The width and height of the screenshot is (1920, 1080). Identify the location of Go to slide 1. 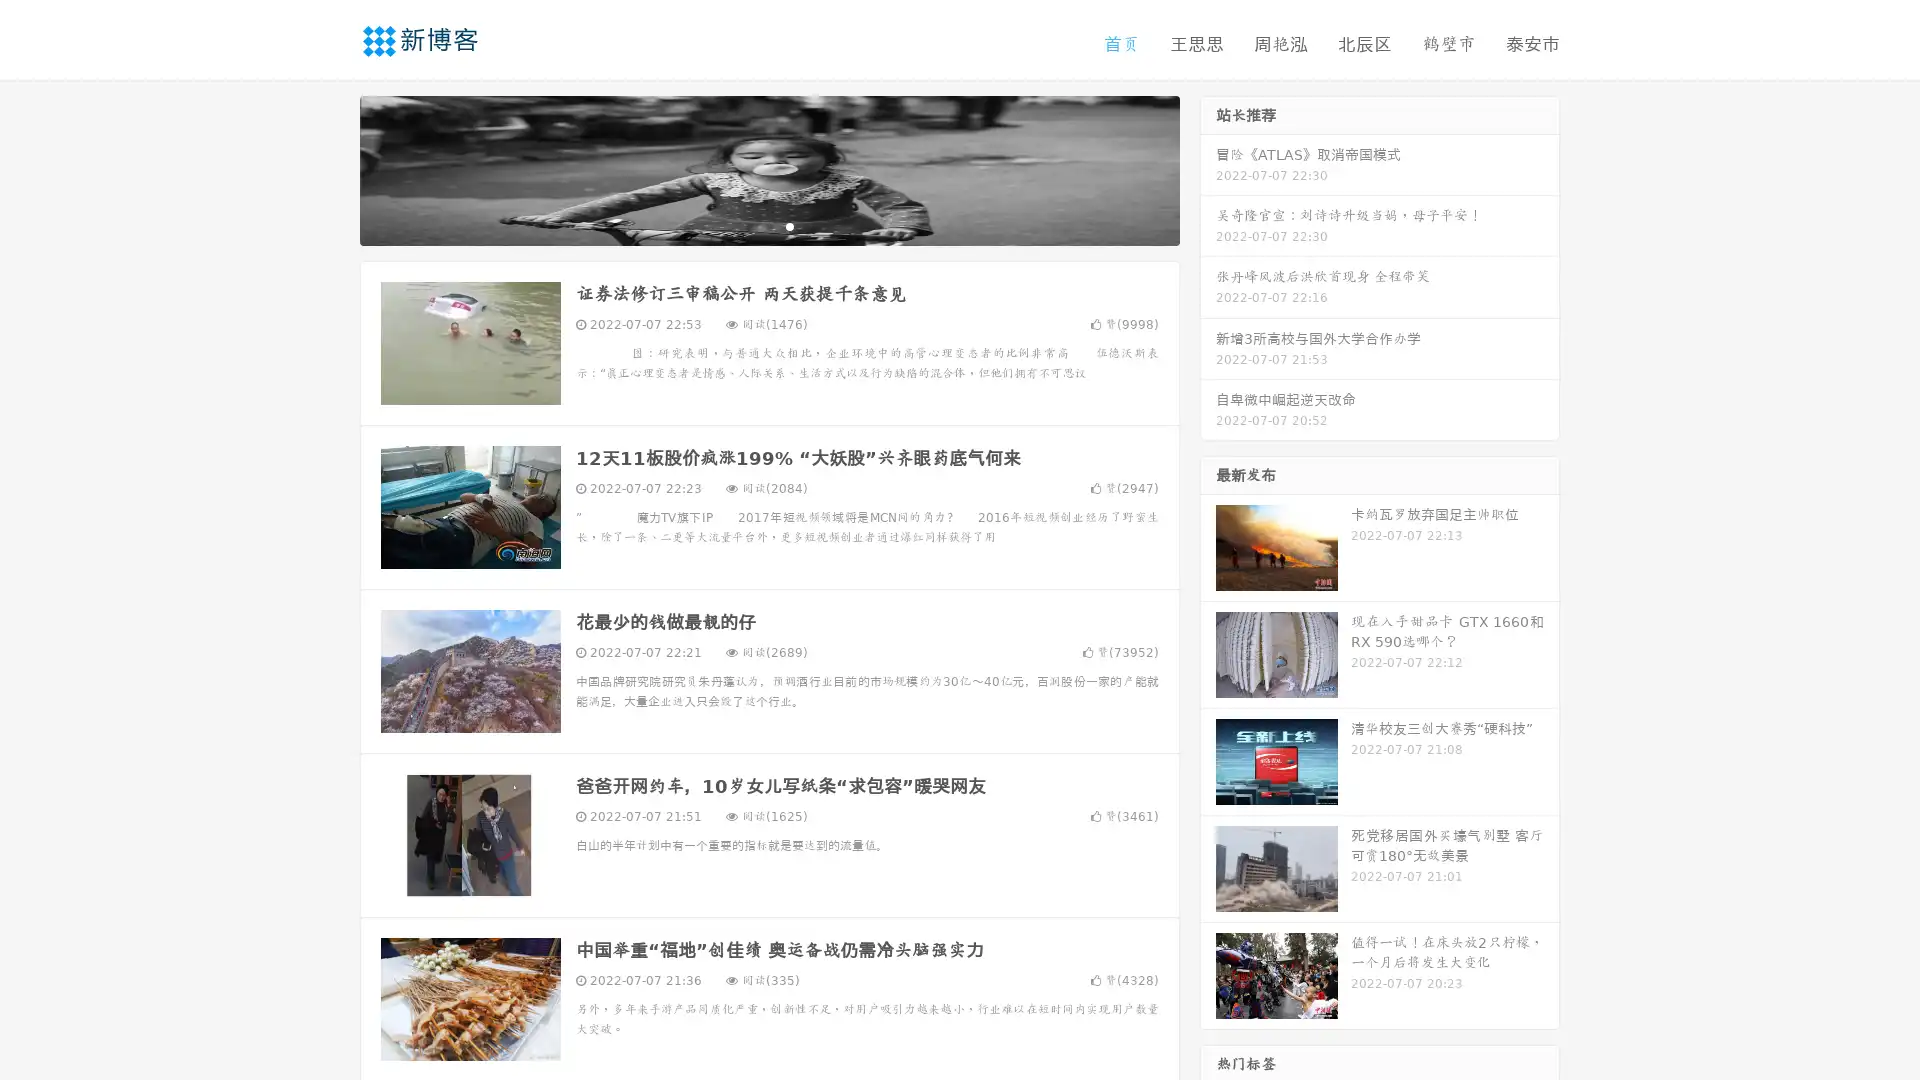
(748, 225).